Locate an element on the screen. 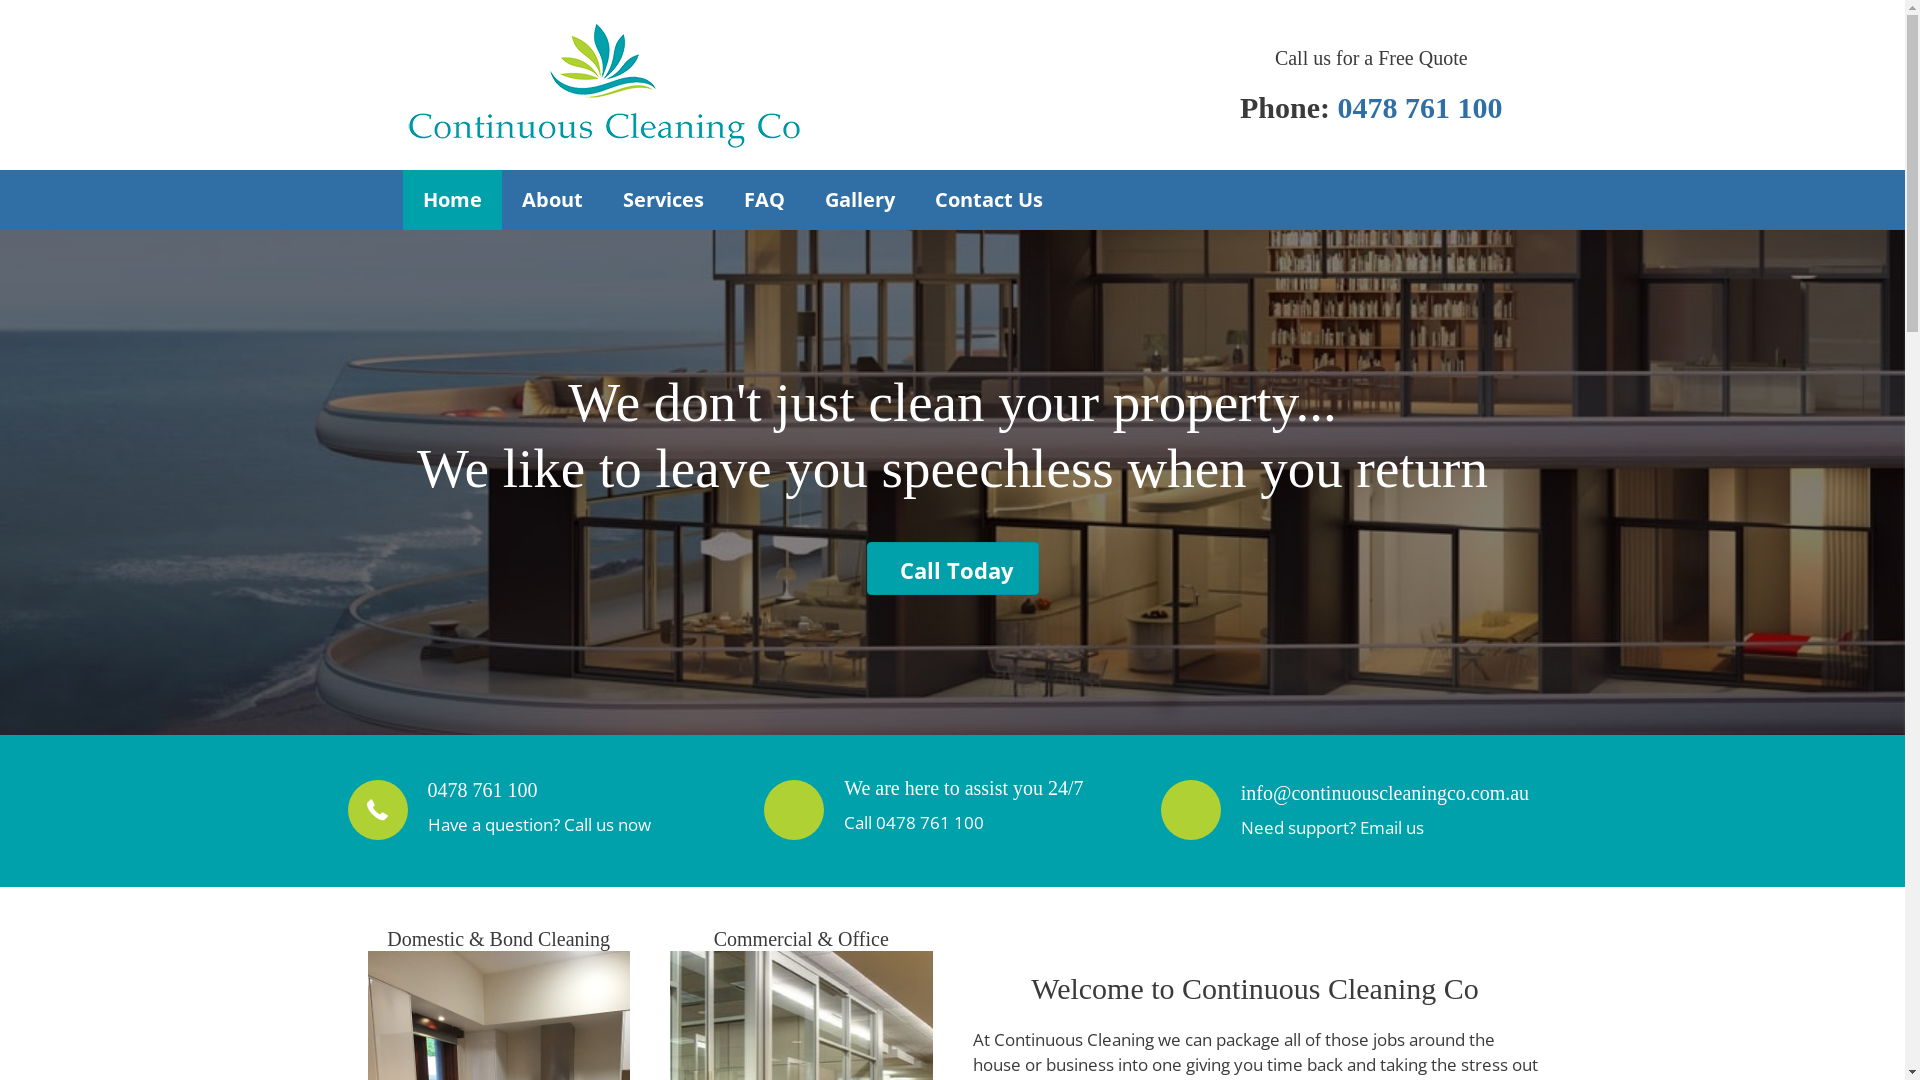 The width and height of the screenshot is (1920, 1080). 'Contact Us' is located at coordinates (988, 200).